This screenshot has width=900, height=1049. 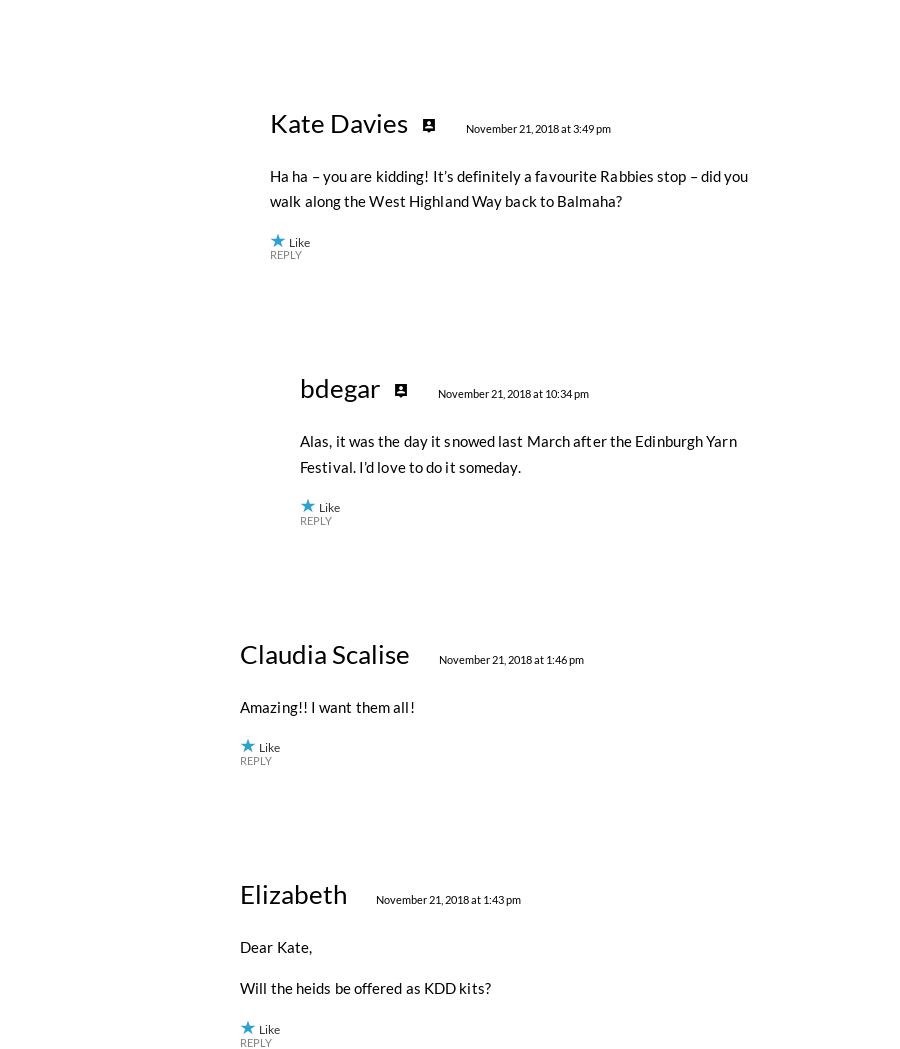 What do you see at coordinates (320, 32) in the screenshot?
I see `'What beautiful designs !'` at bounding box center [320, 32].